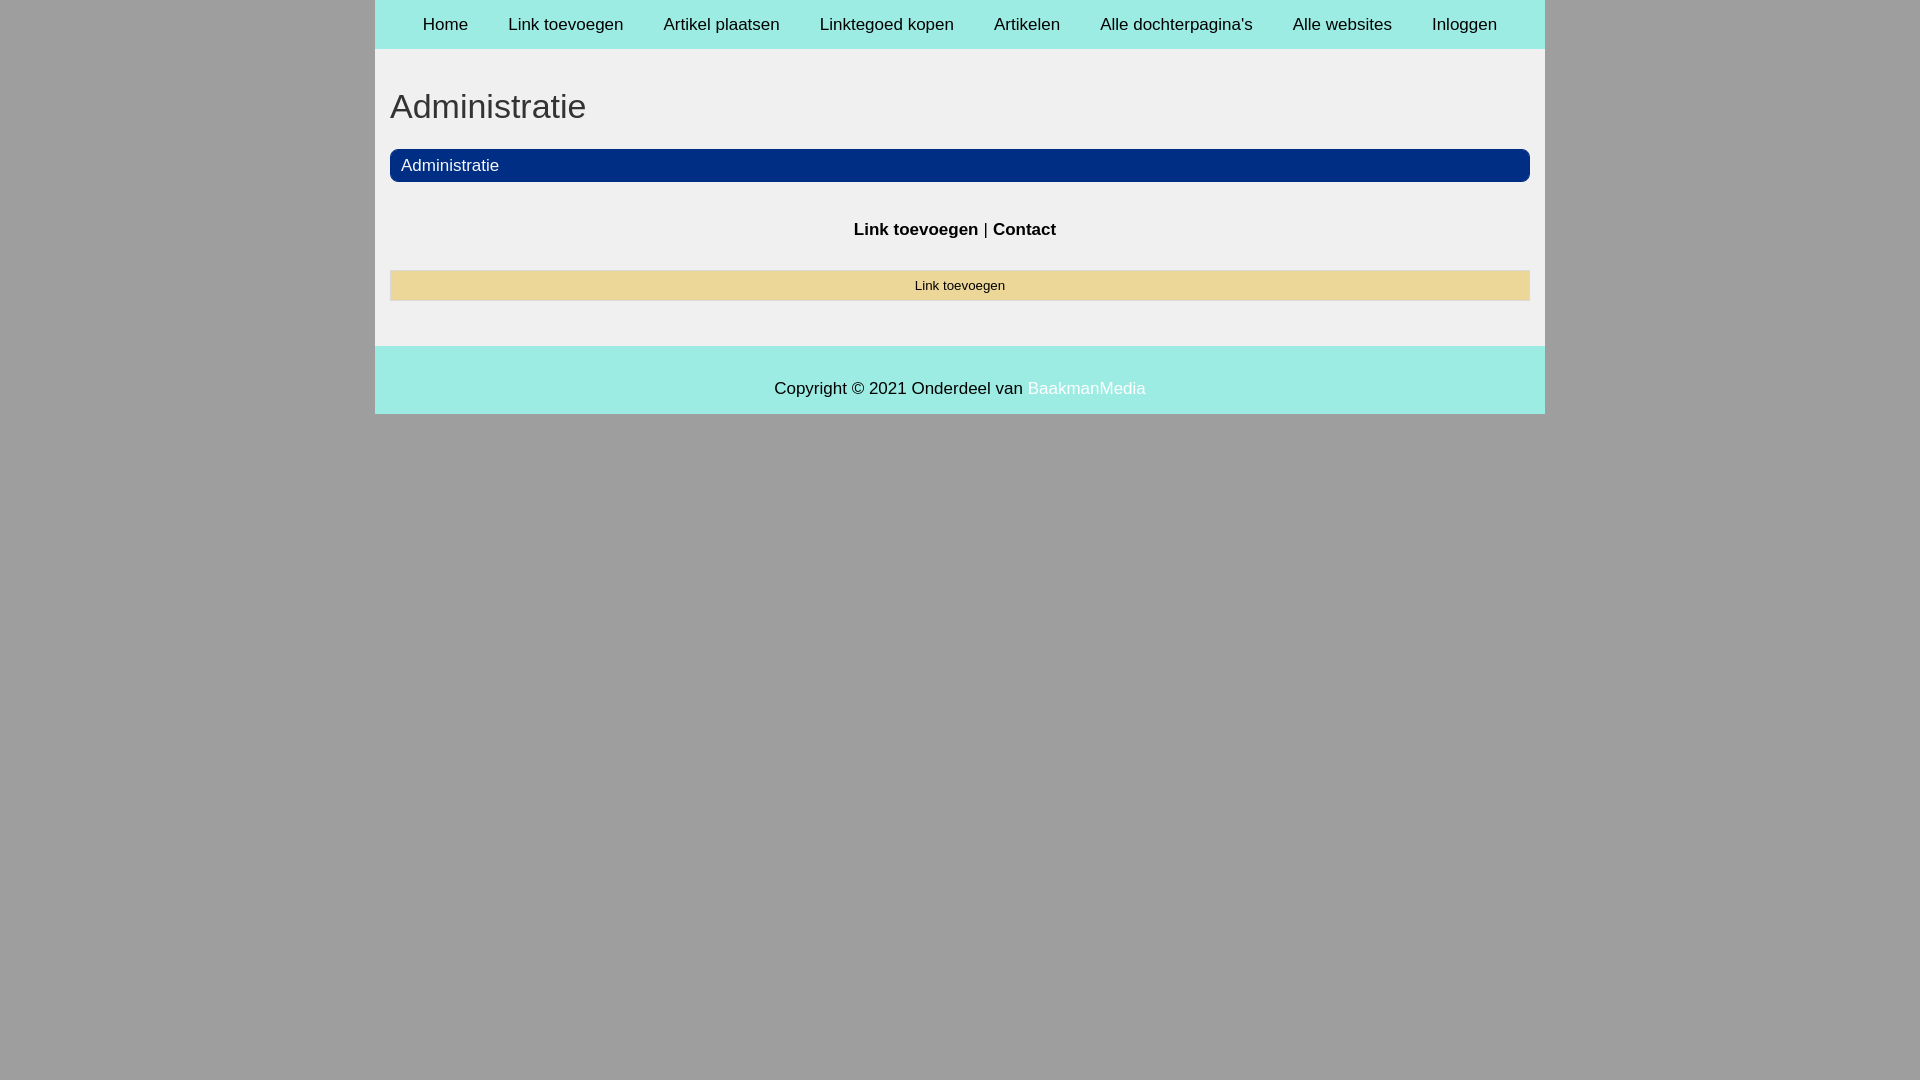  I want to click on 'Inloggen', so click(1464, 24).